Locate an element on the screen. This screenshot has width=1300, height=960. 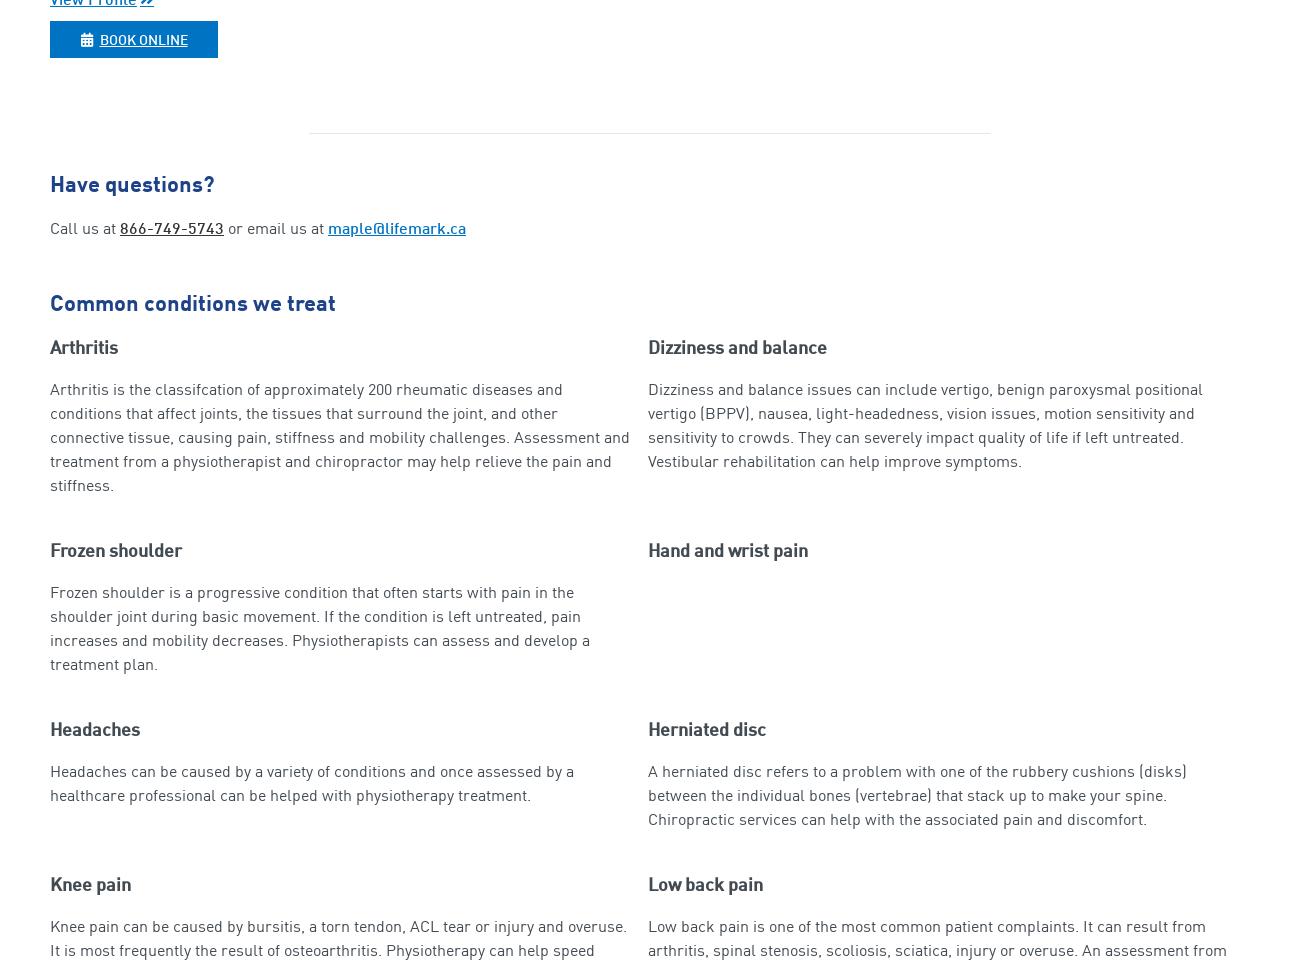
'Dizziness and balance issues can include vertigo, benign paroxysmal positional vertigo (BPPV), nausea, light-headedness, vision issues, motion sensitivity and sensitivity to crowds. They can severely impact quality of life if left untreated. Vestibular rehabilitation can help improve symptoms.' is located at coordinates (925, 425).